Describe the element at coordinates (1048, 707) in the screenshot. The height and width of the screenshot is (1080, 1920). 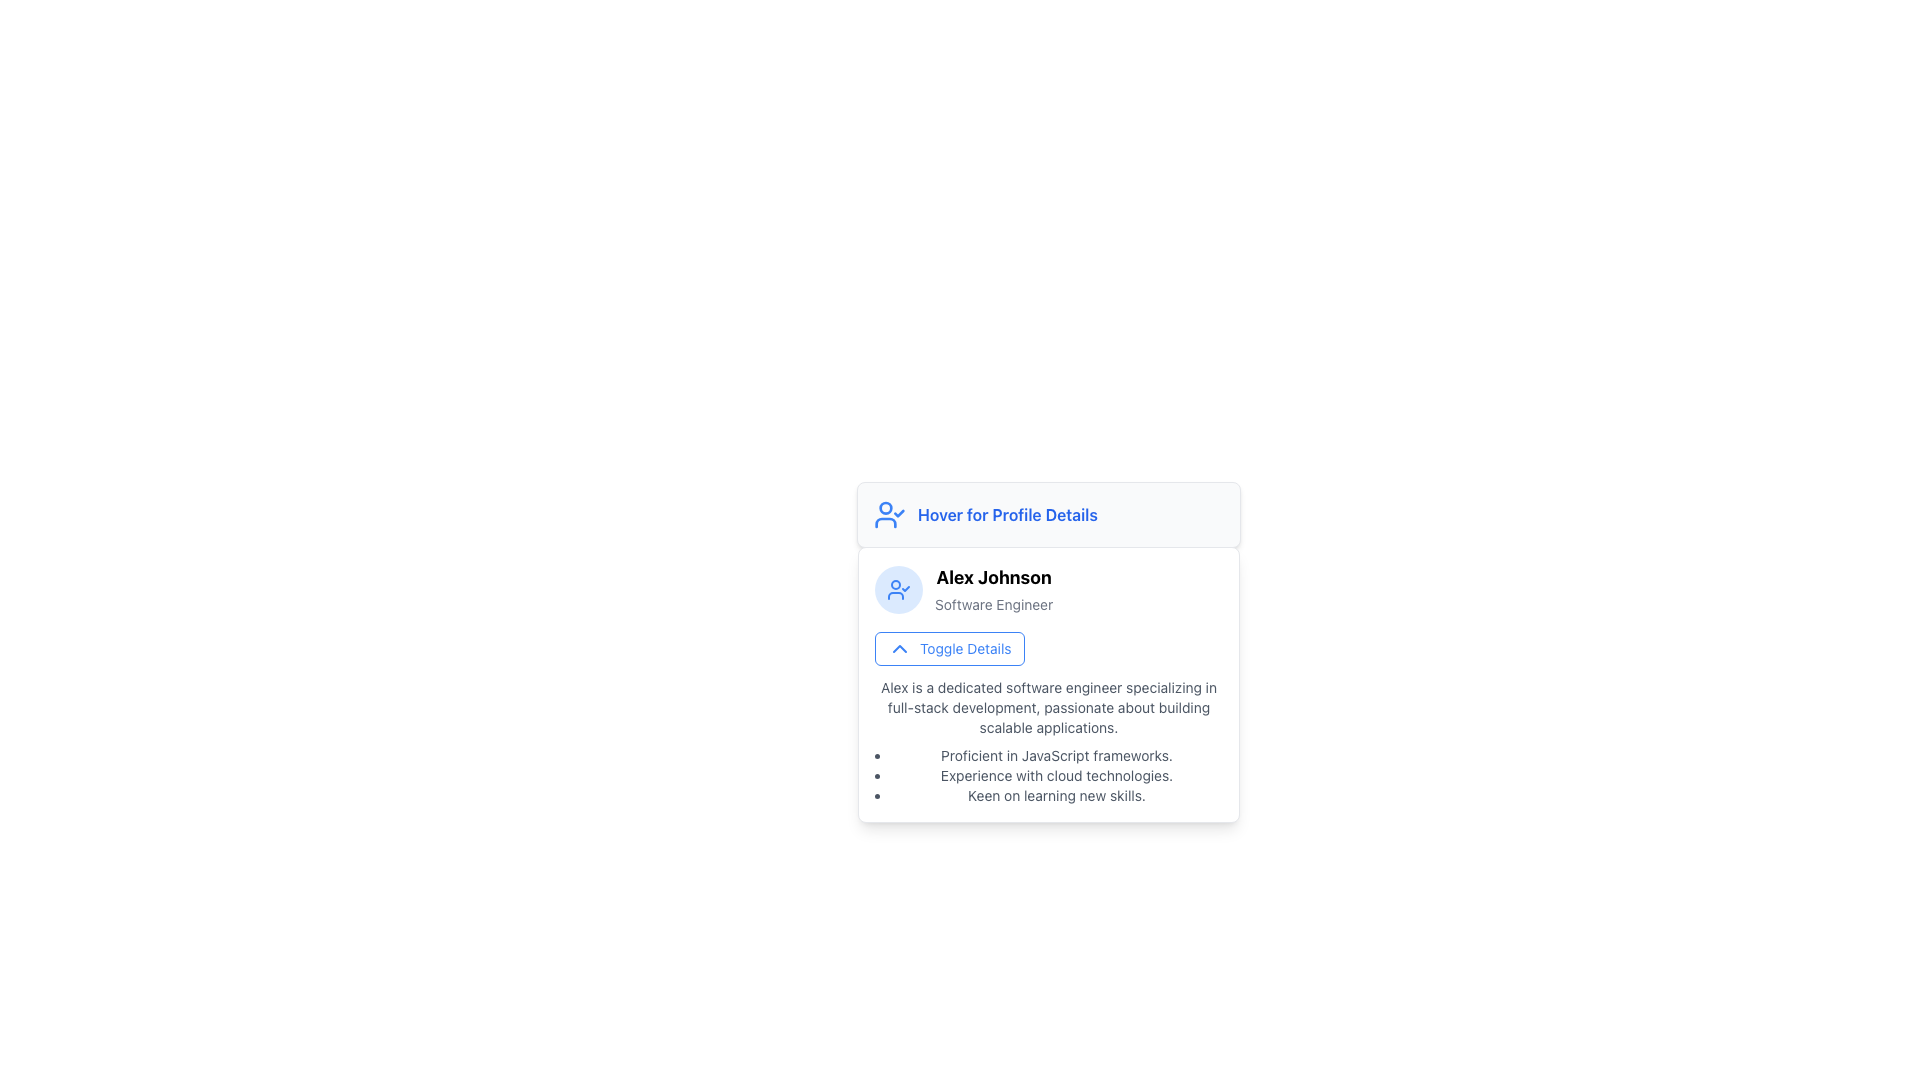
I see `the text content displaying the introduction or overview about an individual's professional capabilities and interests, located at the top region of the profile details card` at that location.